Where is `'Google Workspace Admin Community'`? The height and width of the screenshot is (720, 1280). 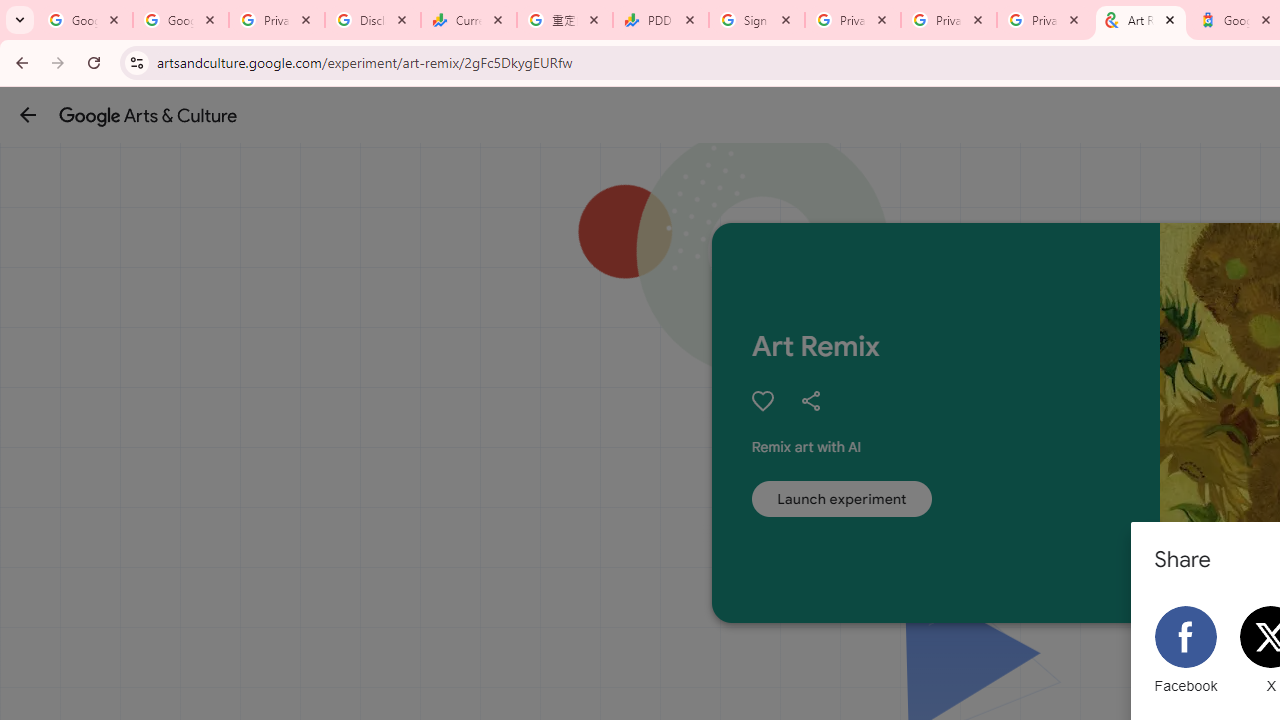
'Google Workspace Admin Community' is located at coordinates (84, 20).